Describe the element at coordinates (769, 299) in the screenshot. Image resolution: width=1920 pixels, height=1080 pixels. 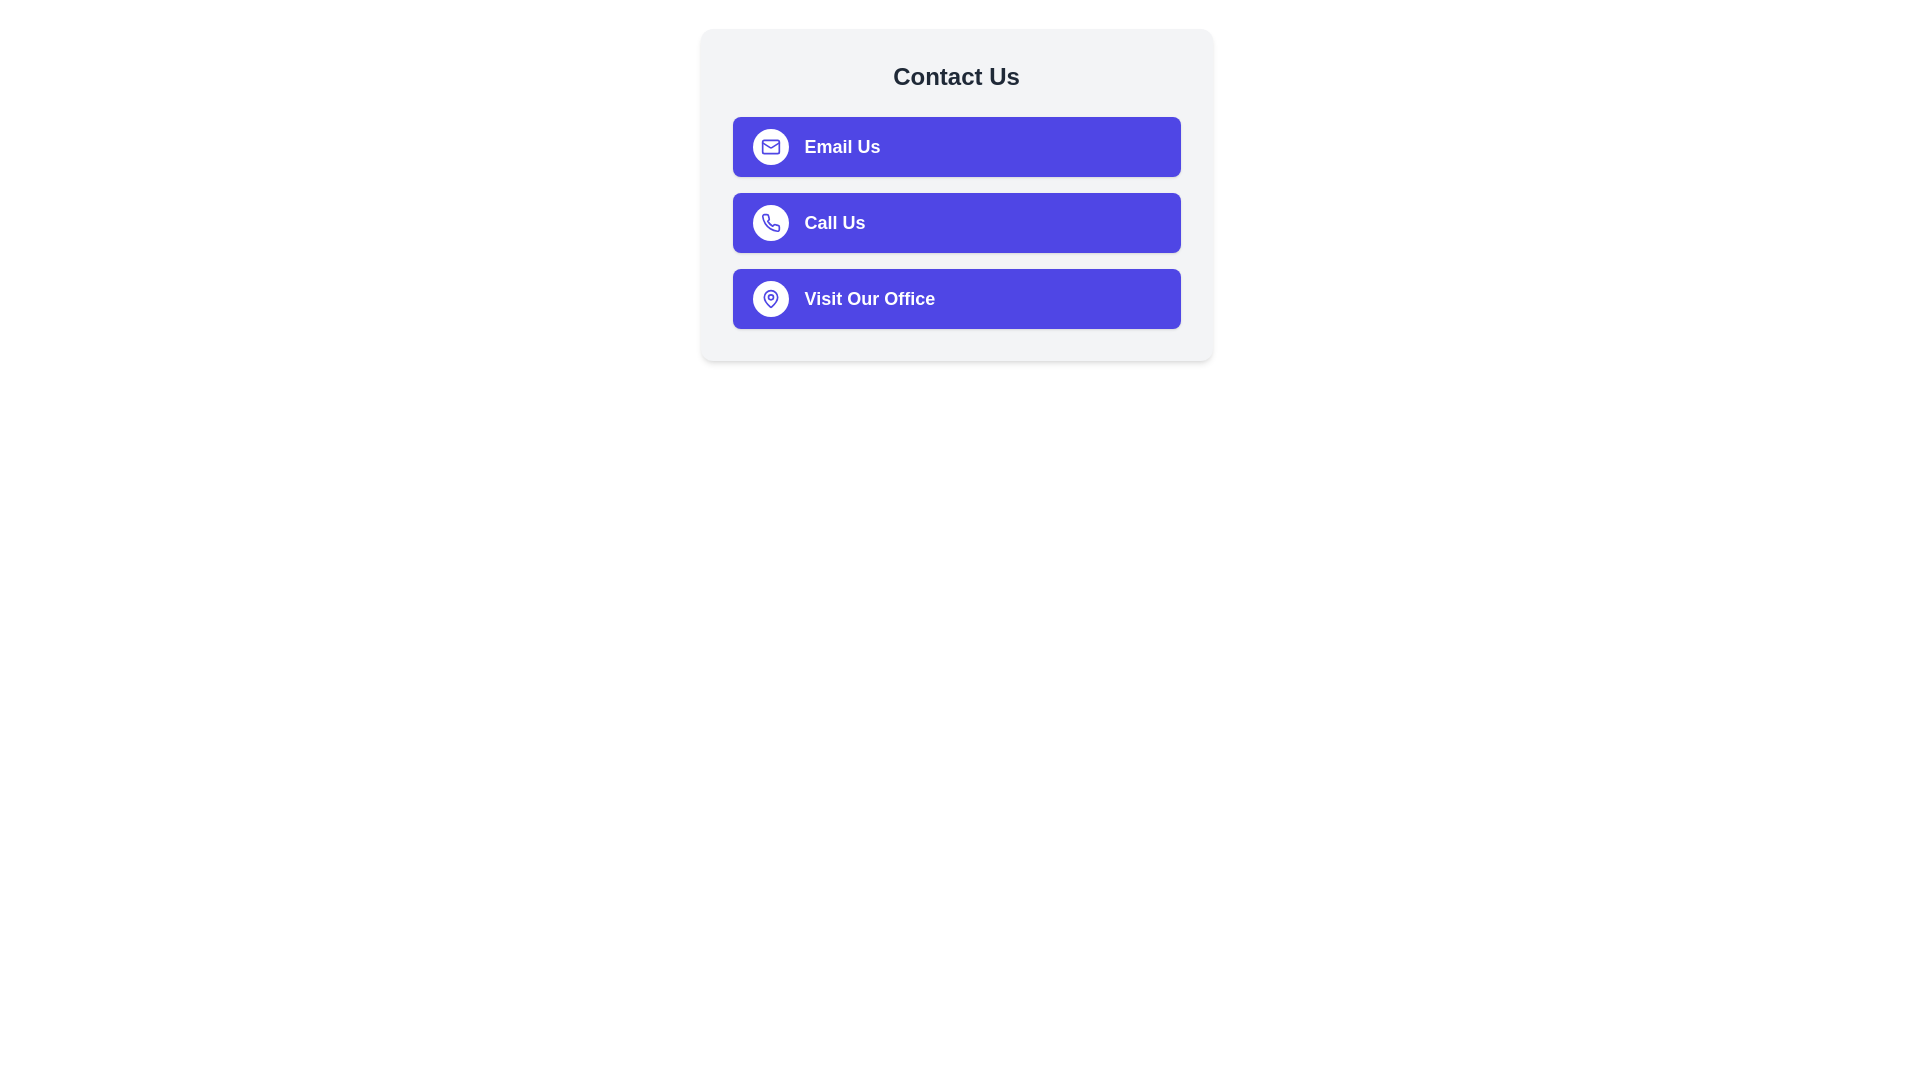
I see `the center of the circular Icon Button with a white background, indigo-blue border, and a pin icon, located within the 'Visit Our Office' button` at that location.